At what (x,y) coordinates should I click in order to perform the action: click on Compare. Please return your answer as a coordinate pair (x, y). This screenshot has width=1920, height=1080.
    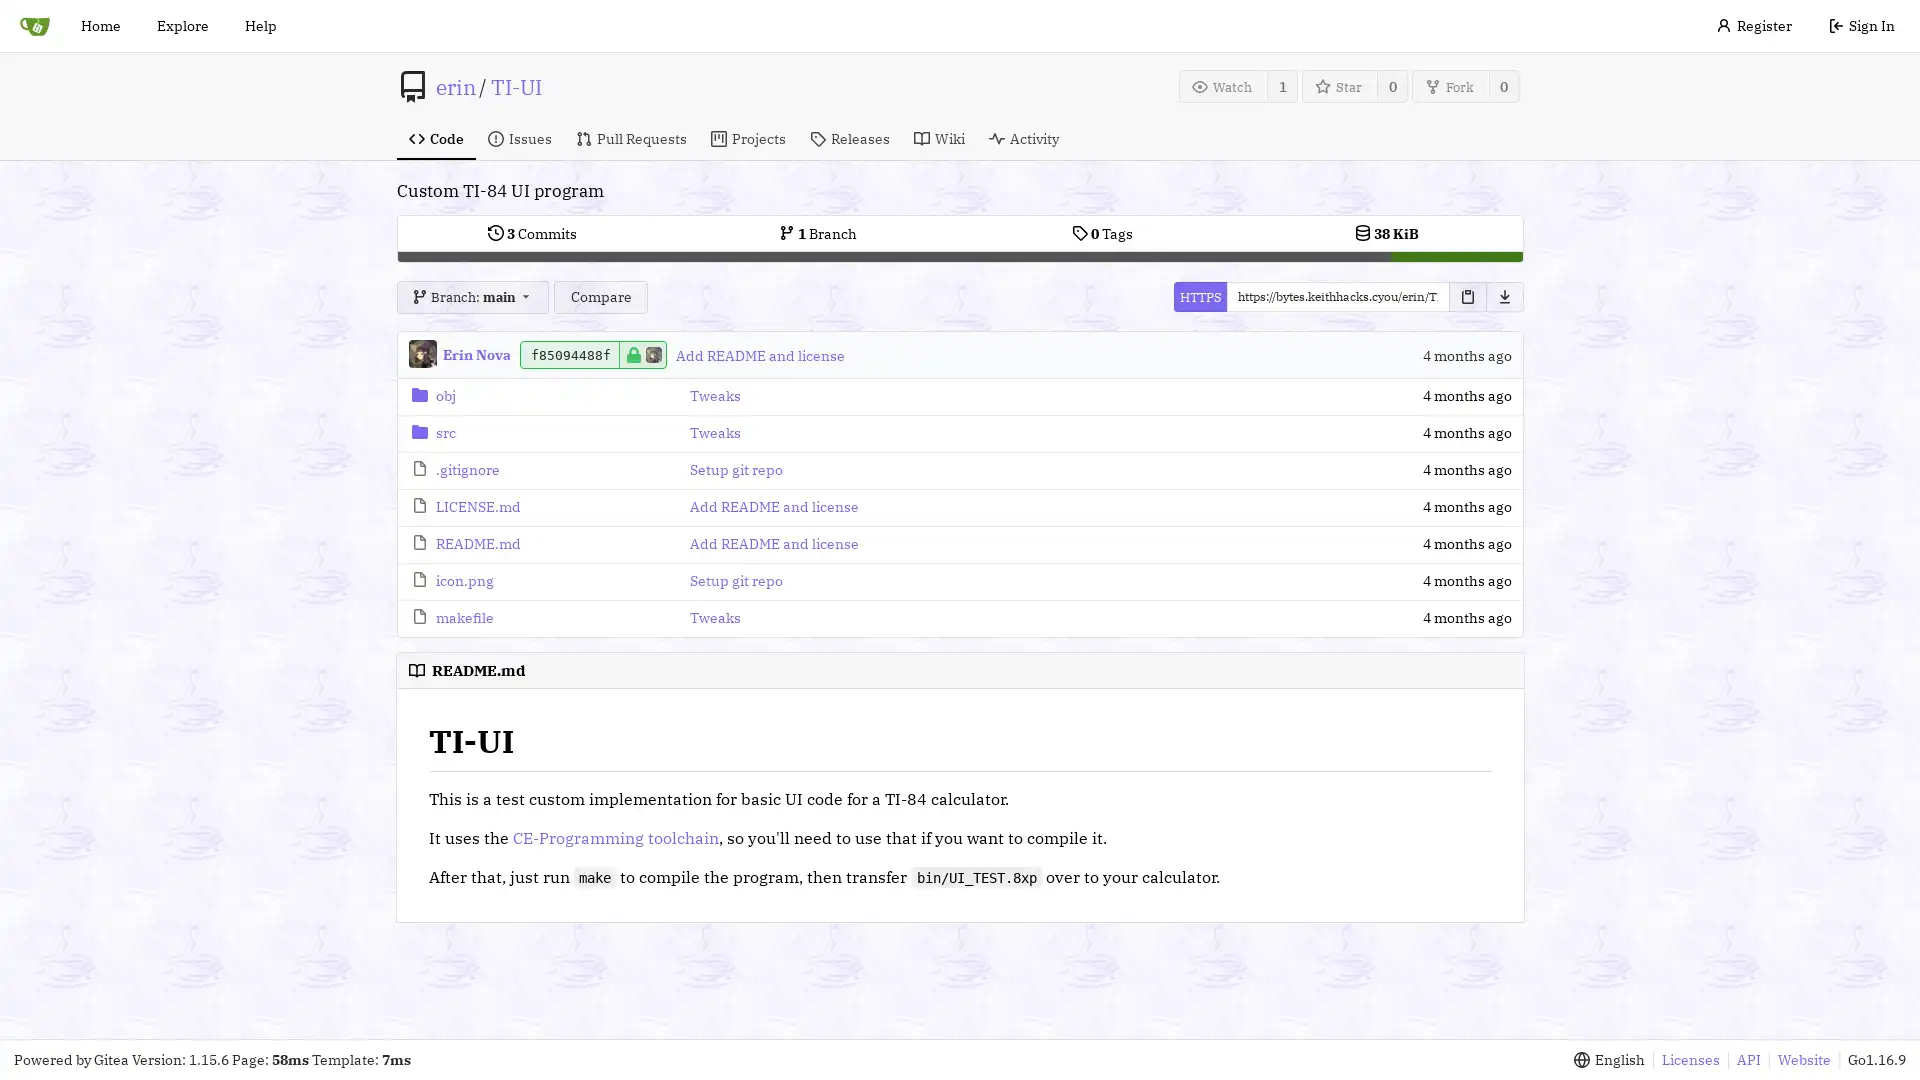
    Looking at the image, I should click on (599, 297).